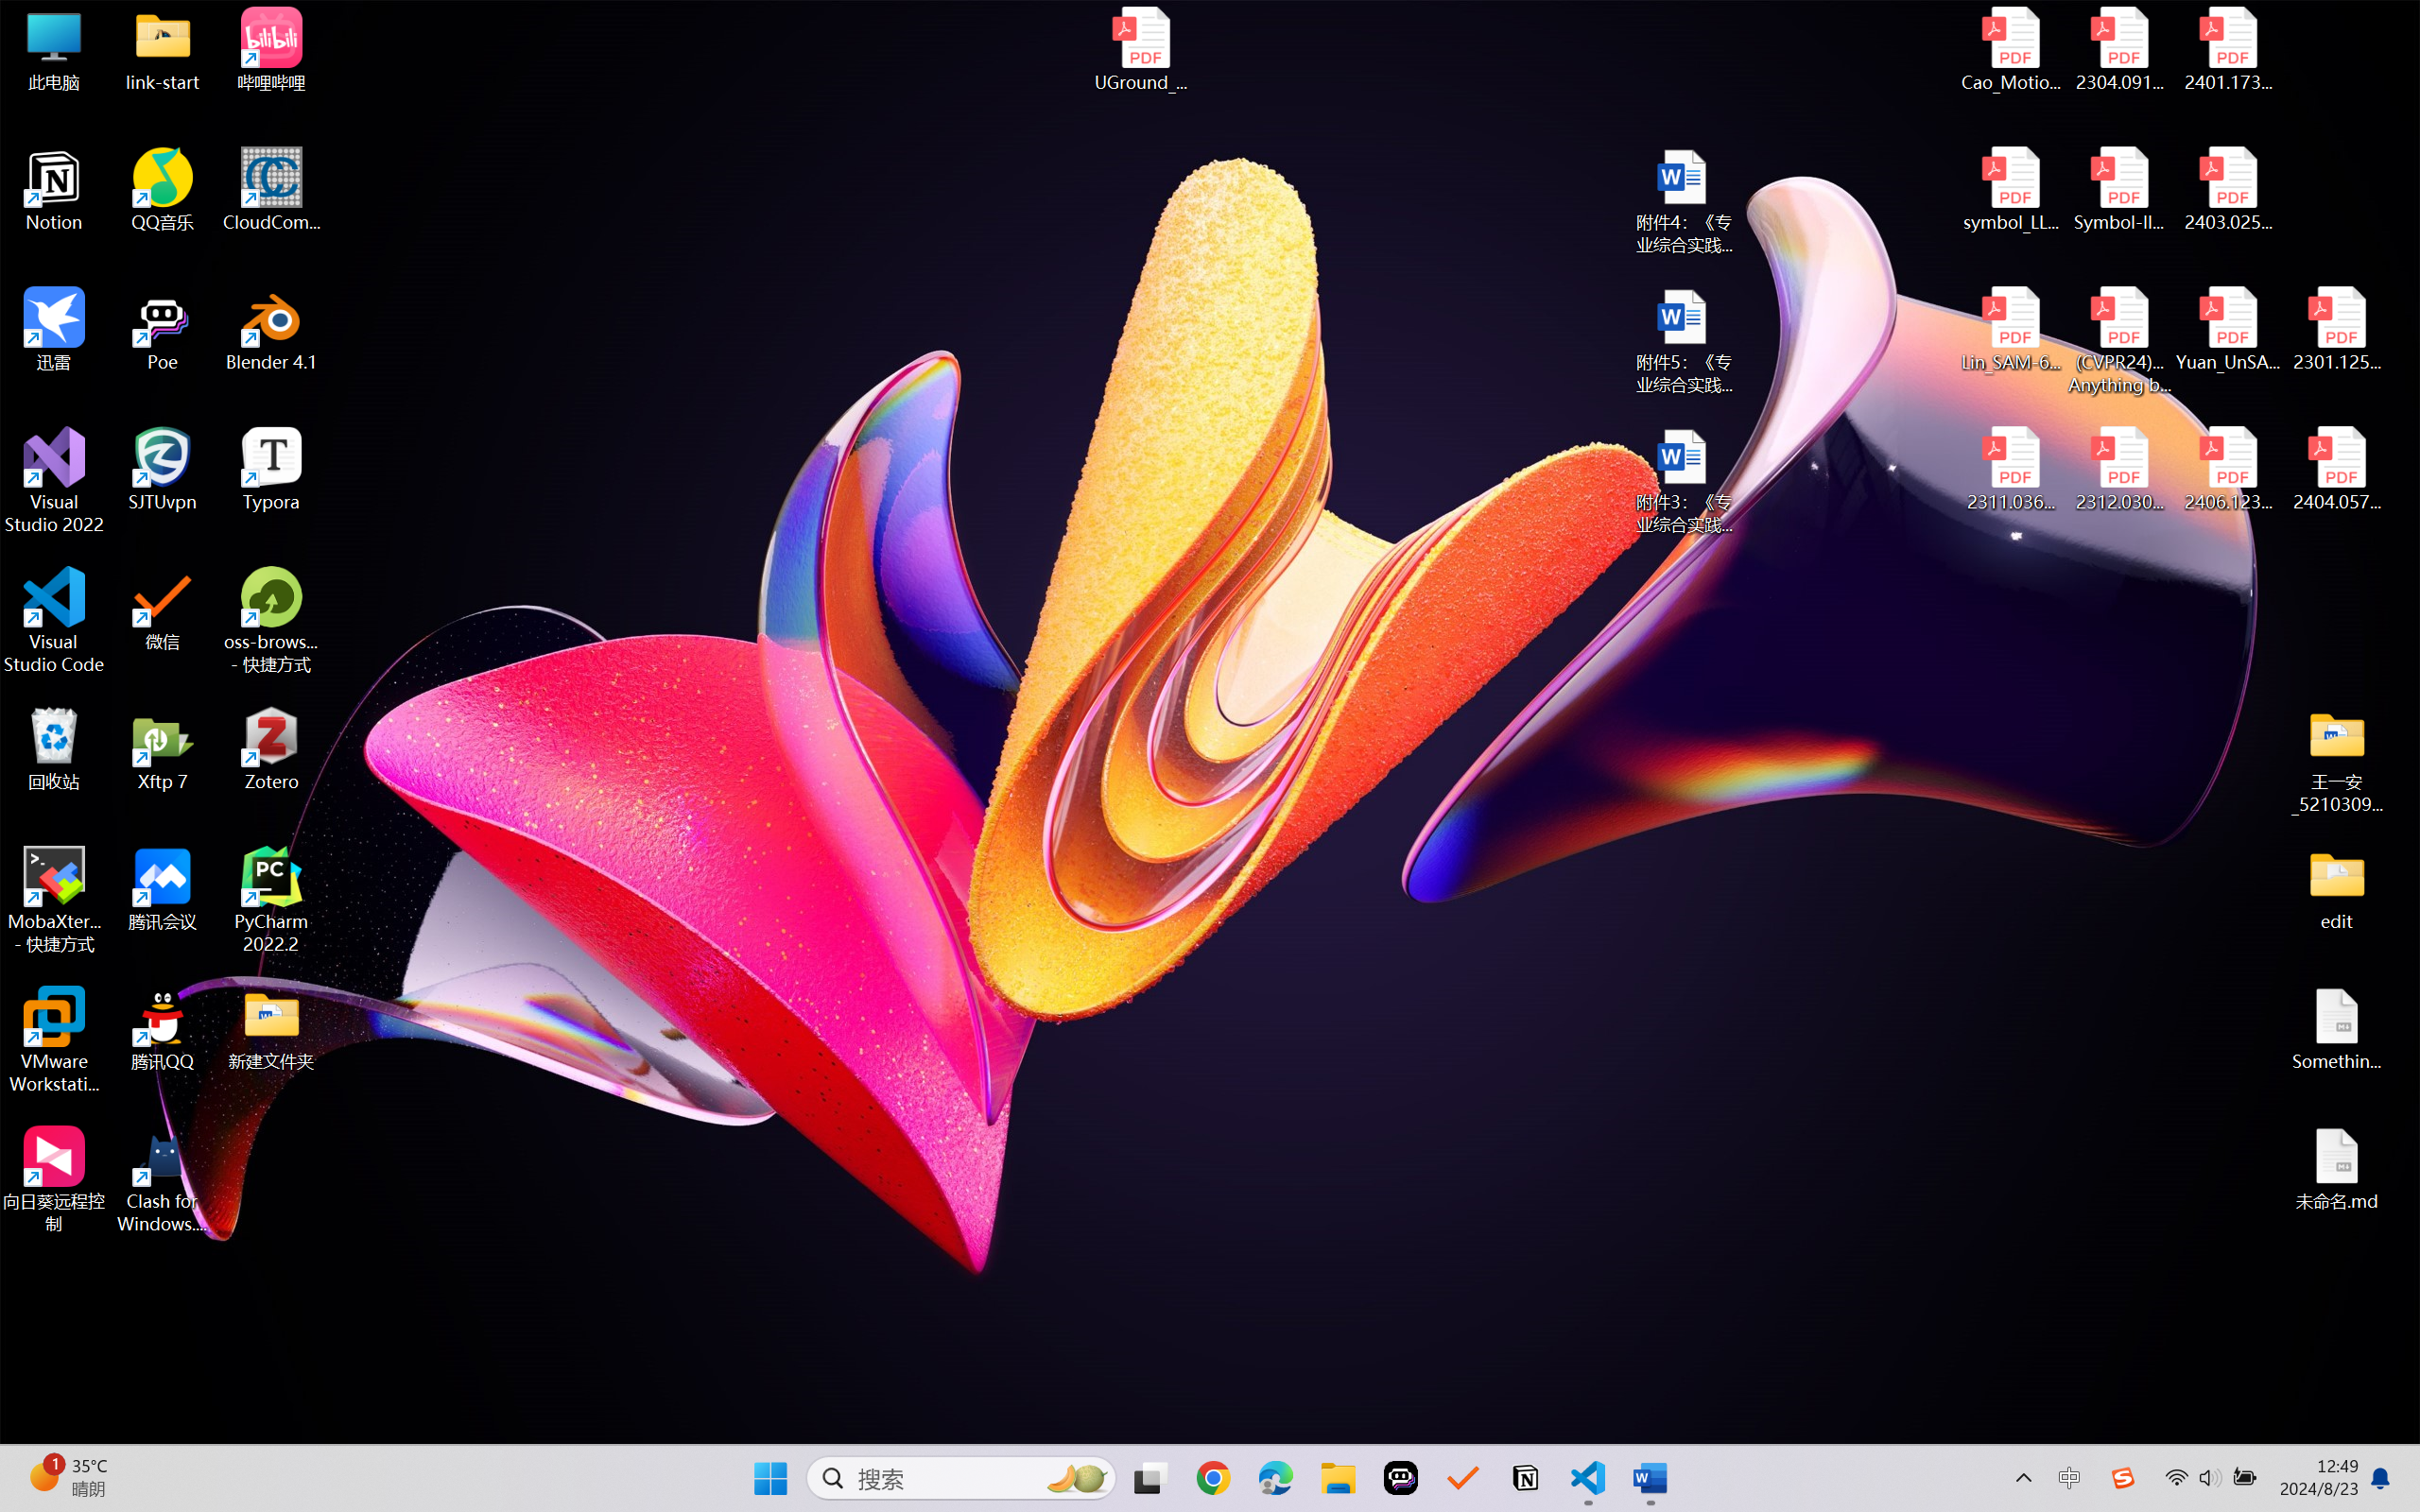 This screenshot has width=2420, height=1512. Describe the element at coordinates (2335, 469) in the screenshot. I see `'2404.05719v1.pdf'` at that location.